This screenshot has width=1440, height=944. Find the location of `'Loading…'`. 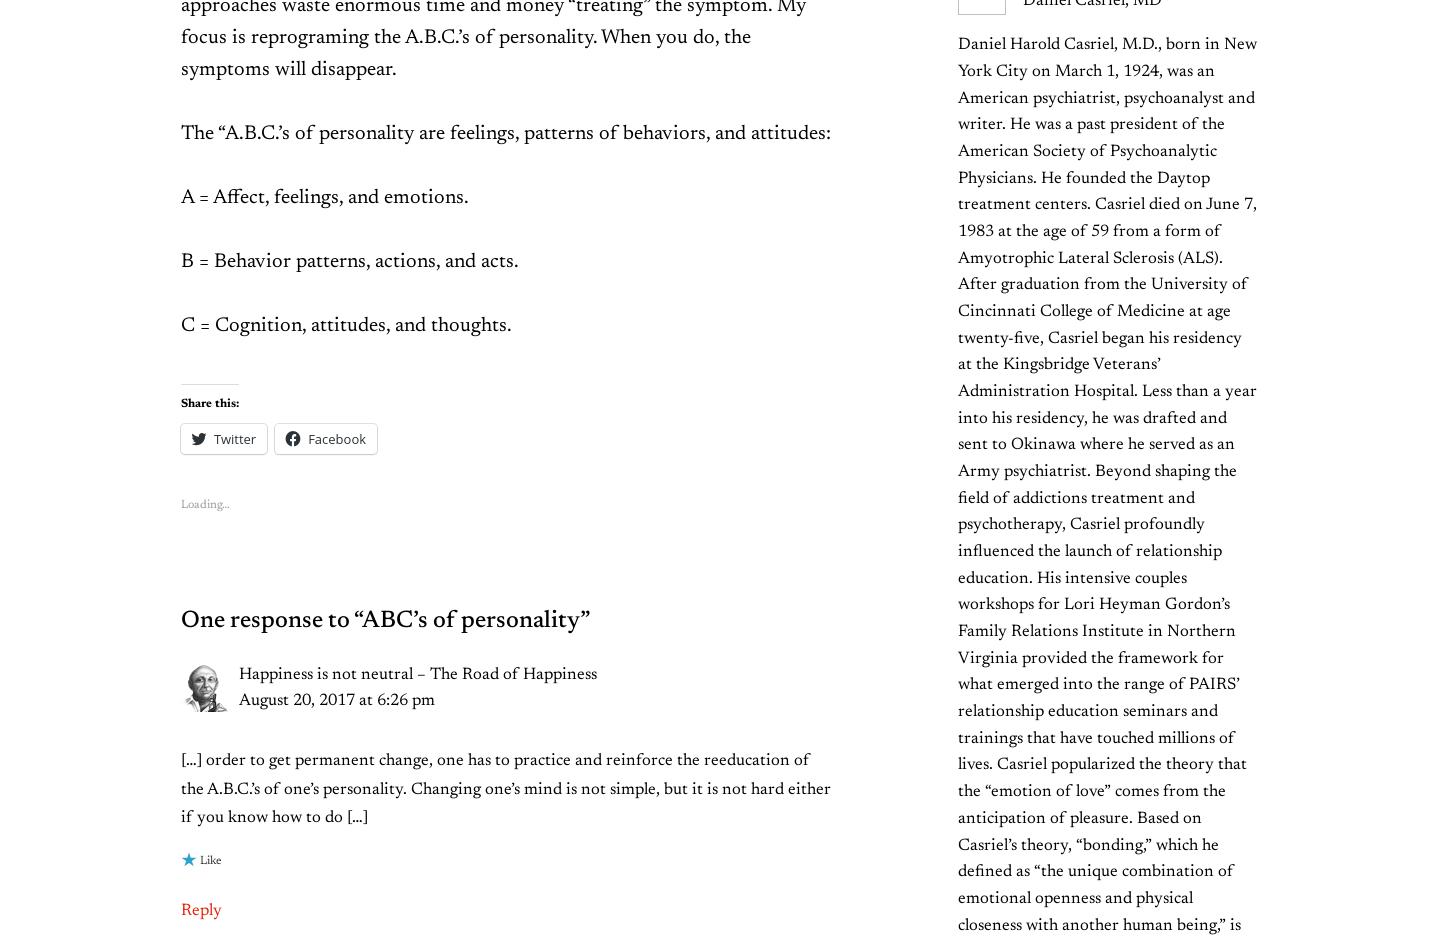

'Loading…' is located at coordinates (181, 505).